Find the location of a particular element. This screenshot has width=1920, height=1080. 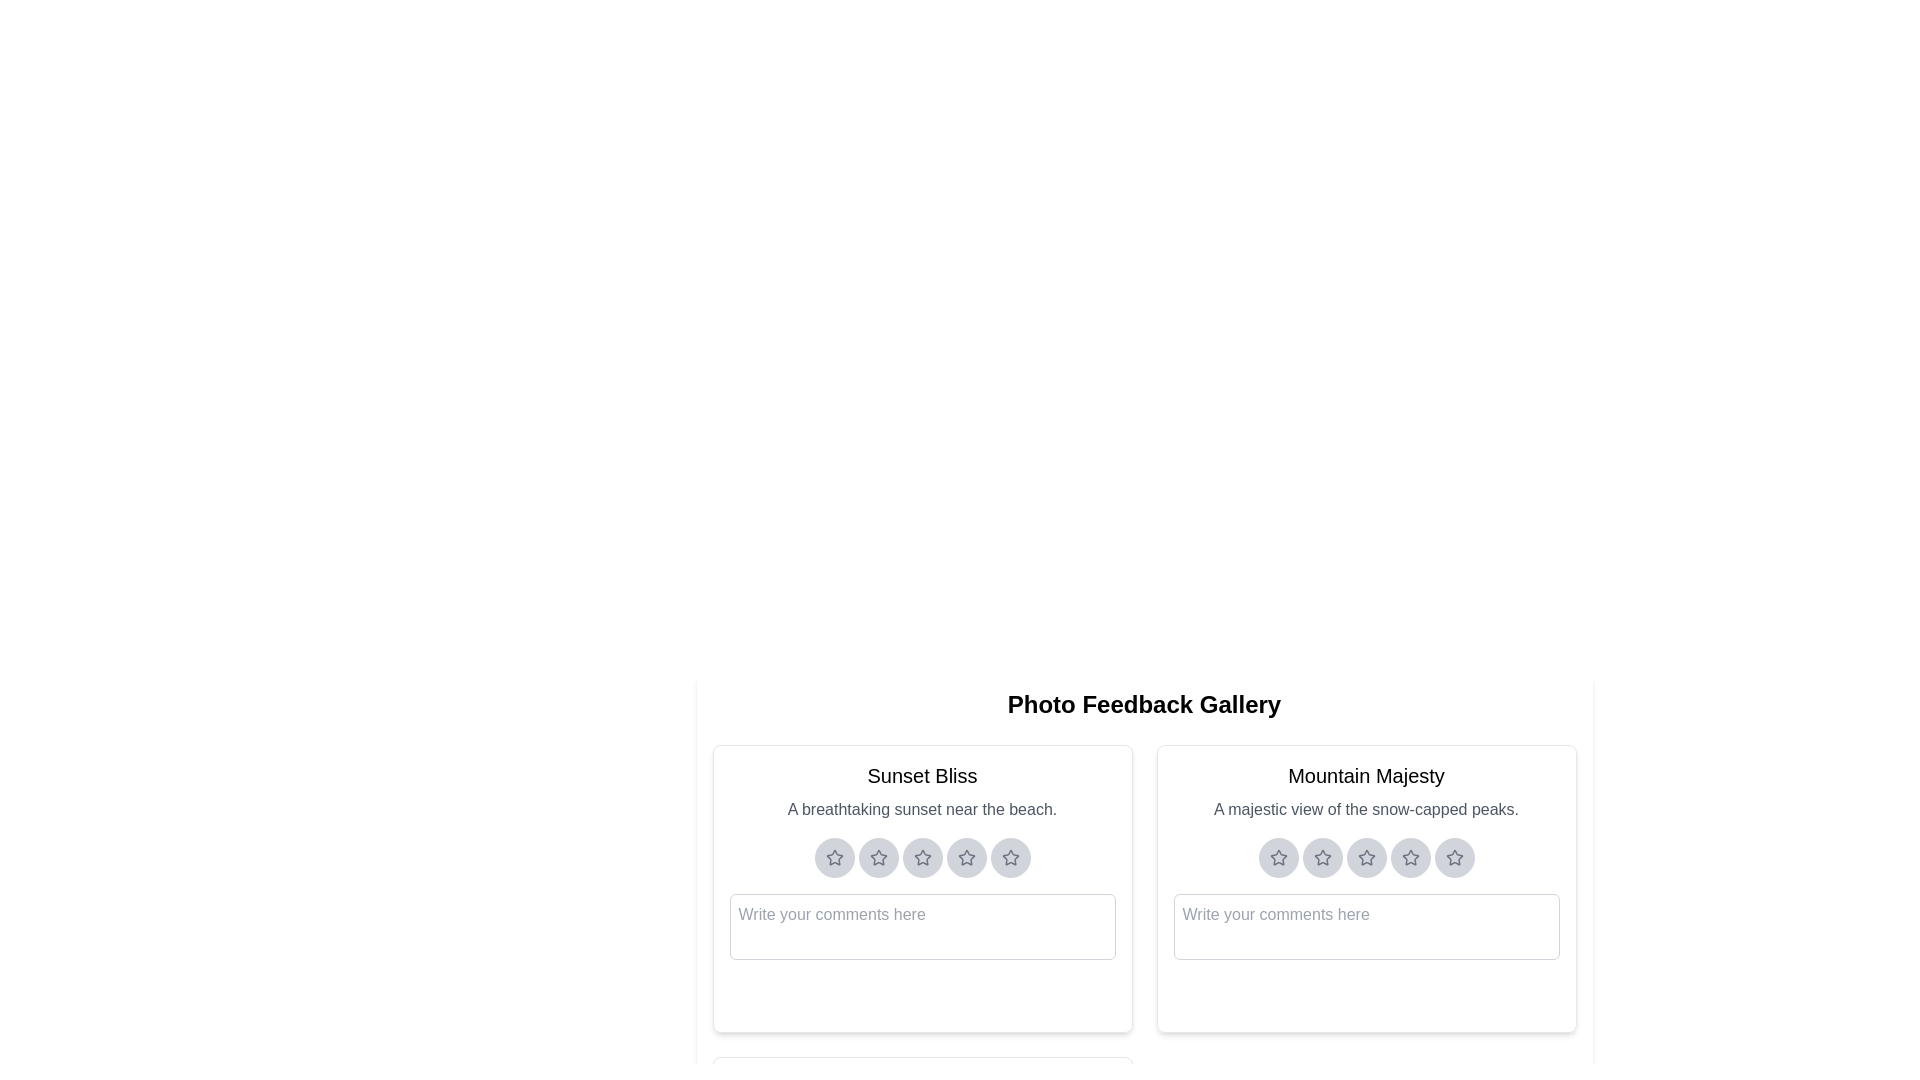

the fifth star icon in the rating system under the 'Sunset Bliss' feedback box is located at coordinates (1010, 856).